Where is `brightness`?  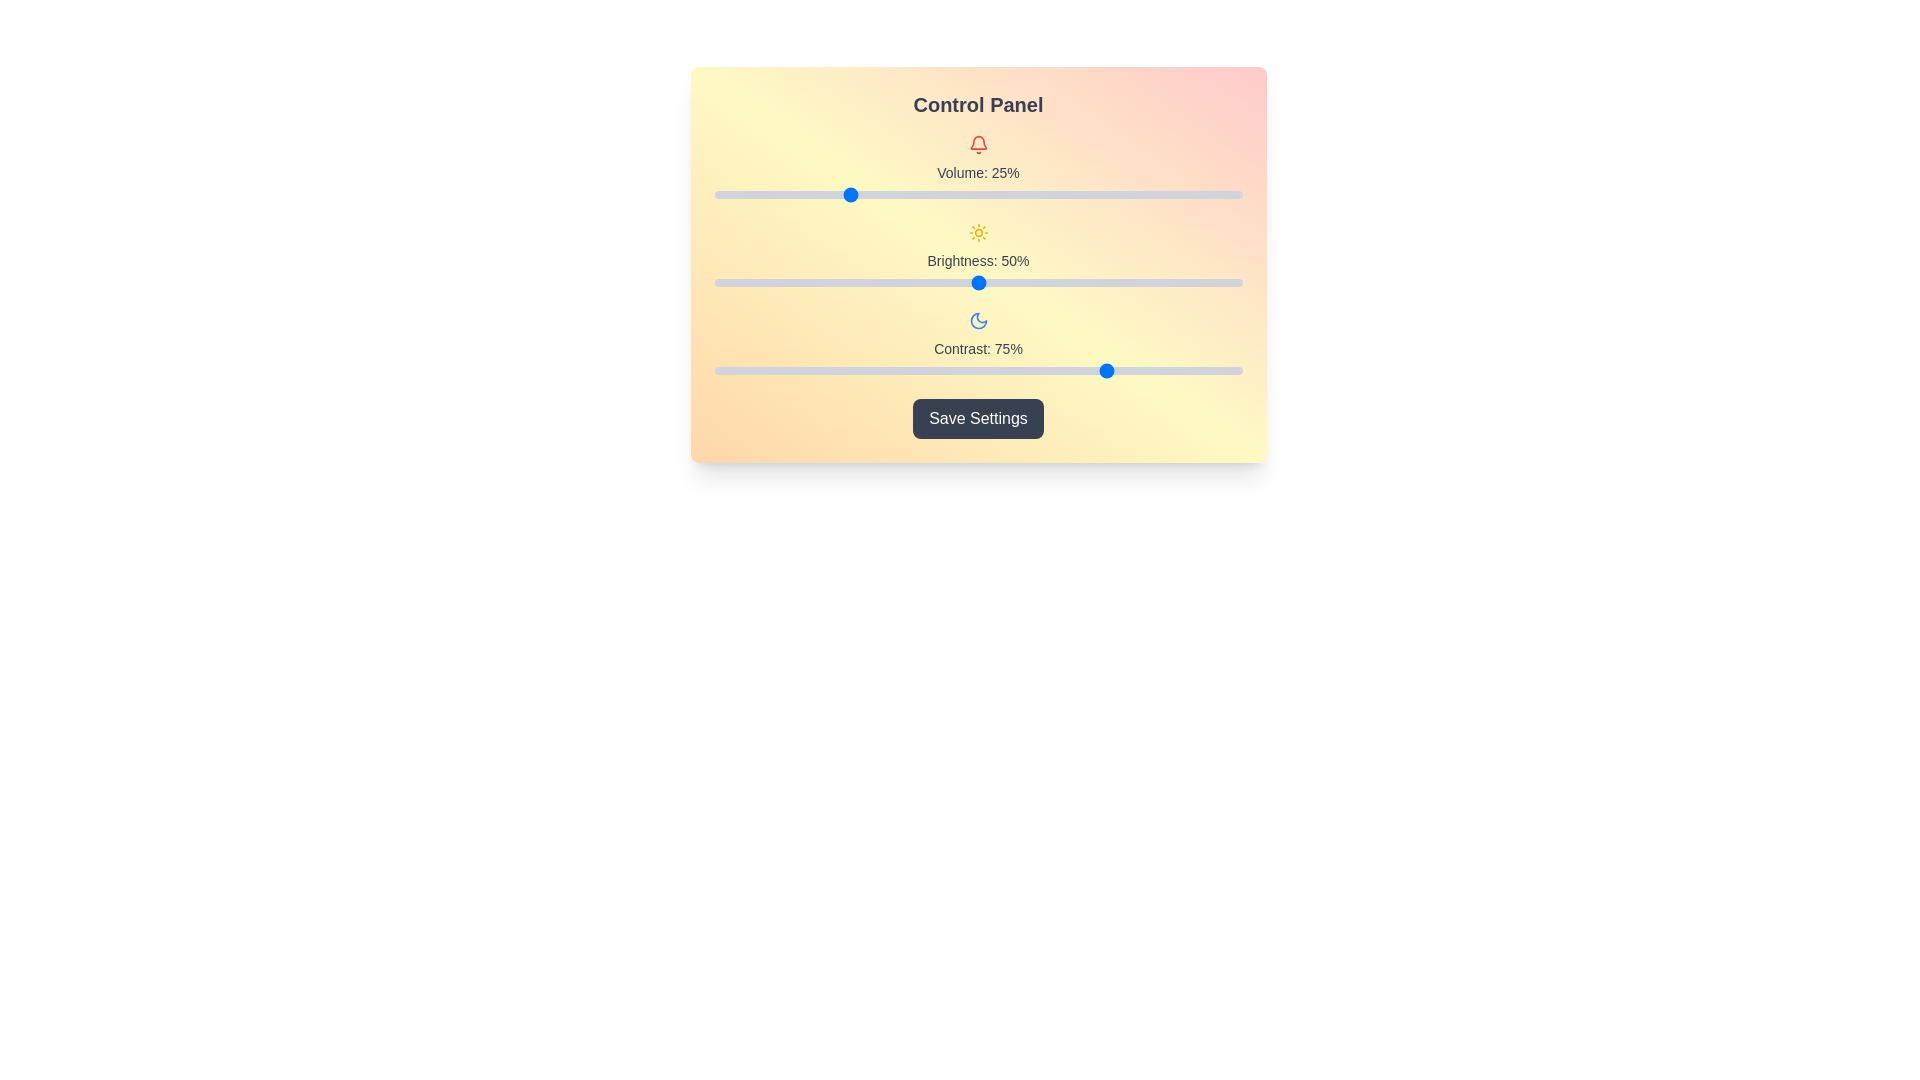 brightness is located at coordinates (809, 282).